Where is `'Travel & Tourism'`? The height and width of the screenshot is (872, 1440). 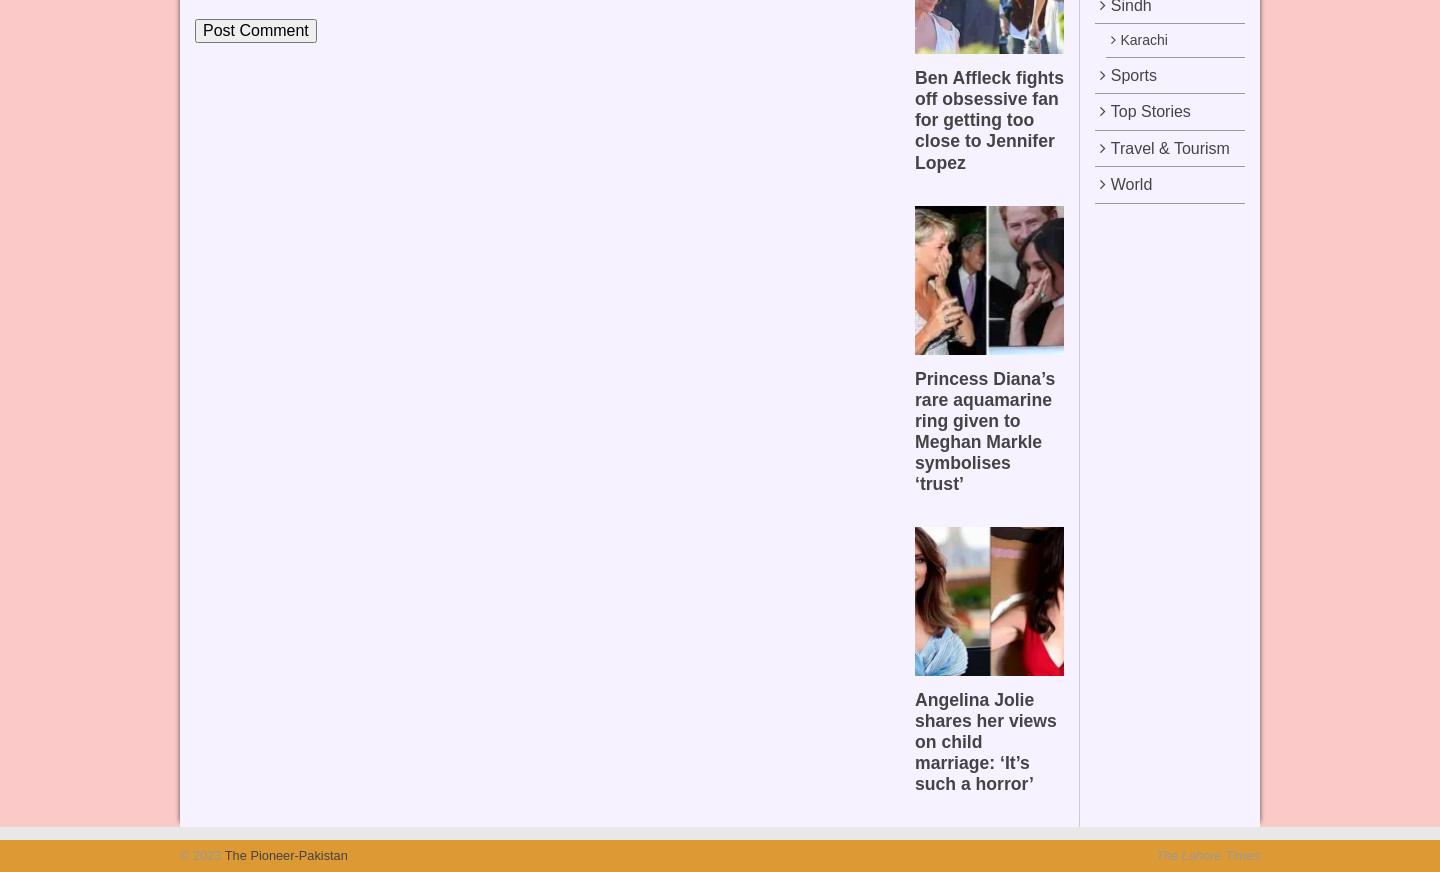 'Travel & Tourism' is located at coordinates (1169, 147).